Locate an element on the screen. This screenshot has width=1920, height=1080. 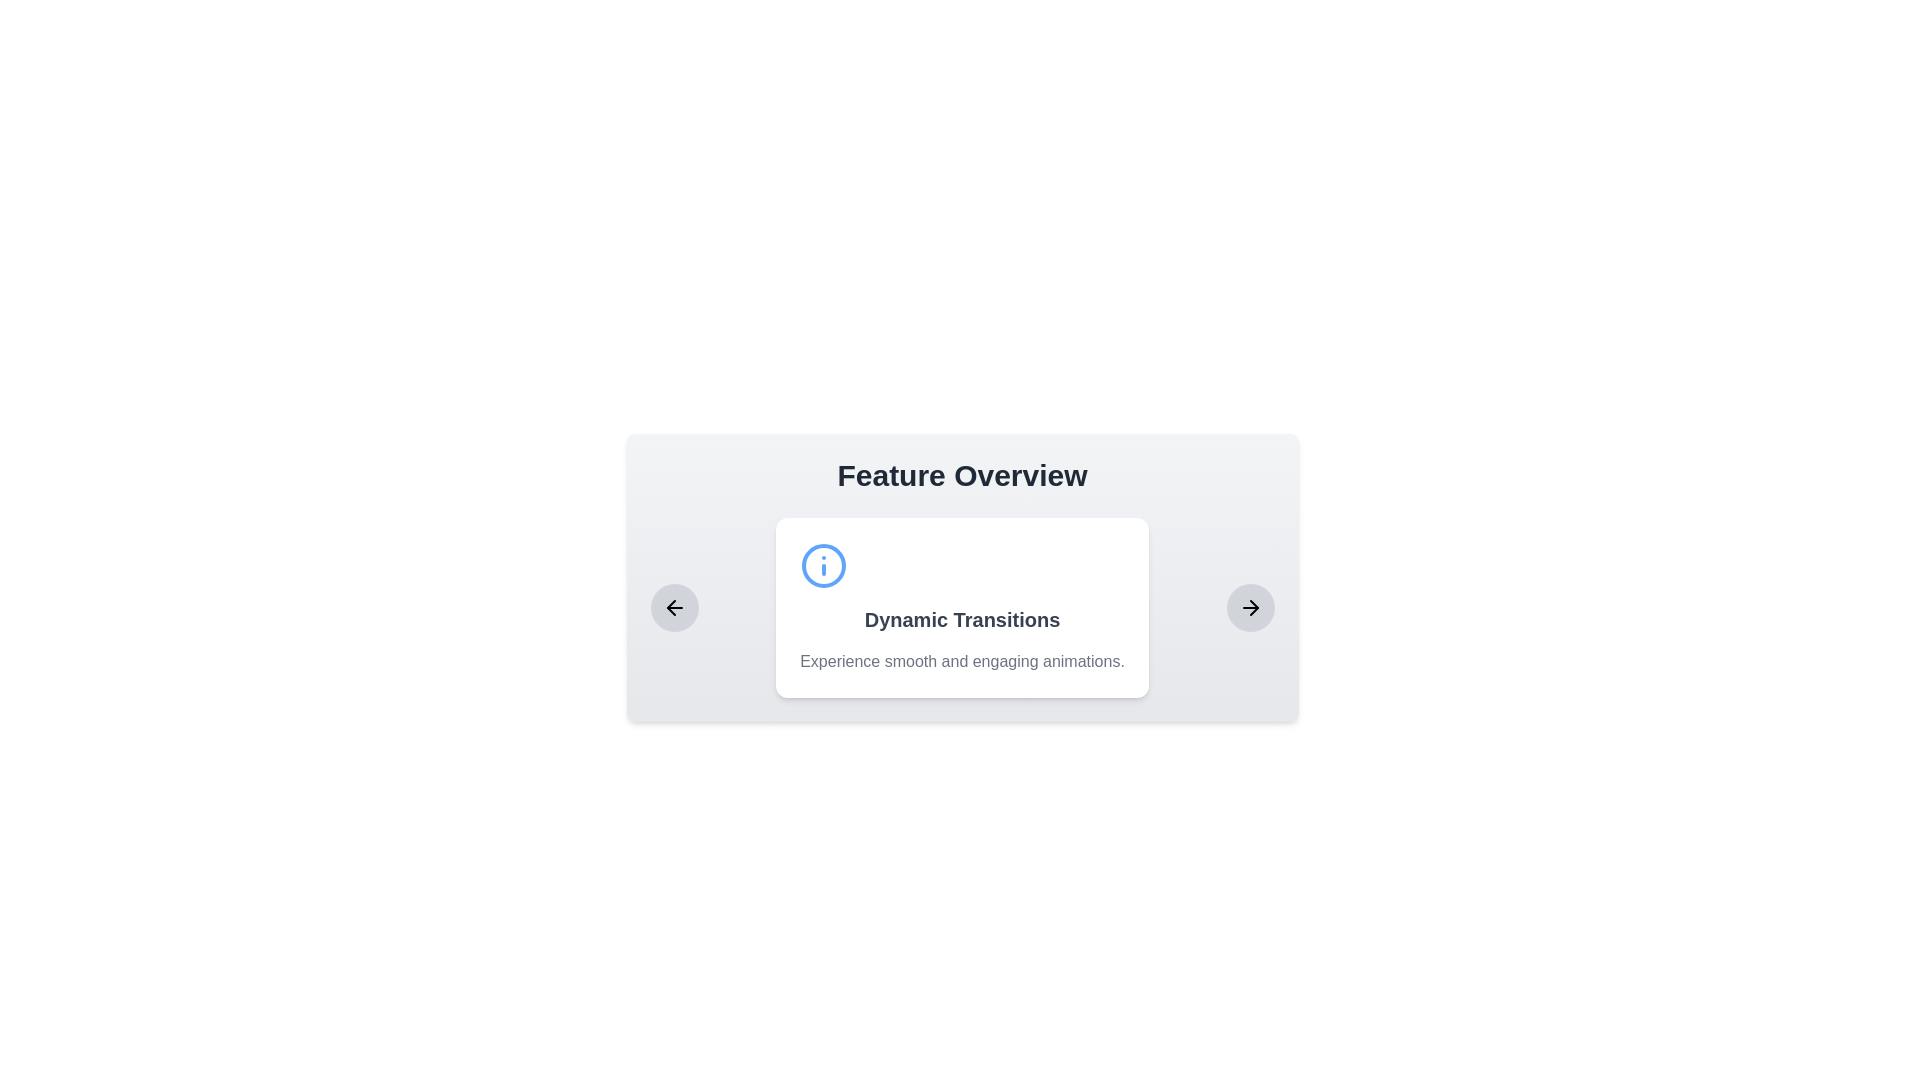
the circular icon with a blue outline containing an 'i' symbol located at the top left corner of the 'Dynamic Transitions' card is located at coordinates (824, 566).